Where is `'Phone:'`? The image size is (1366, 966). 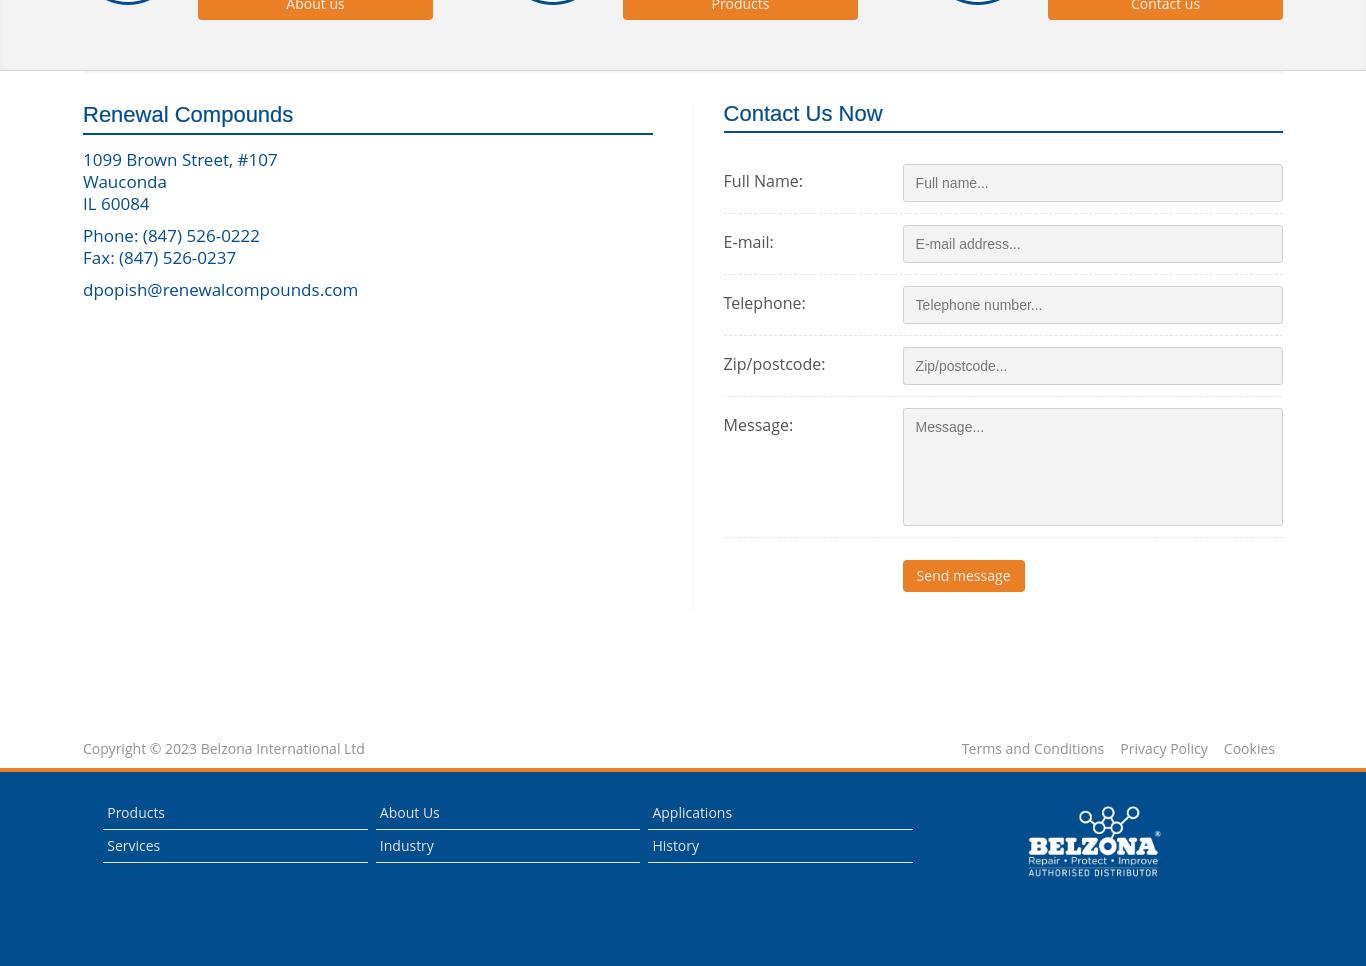
'Phone:' is located at coordinates (112, 233).